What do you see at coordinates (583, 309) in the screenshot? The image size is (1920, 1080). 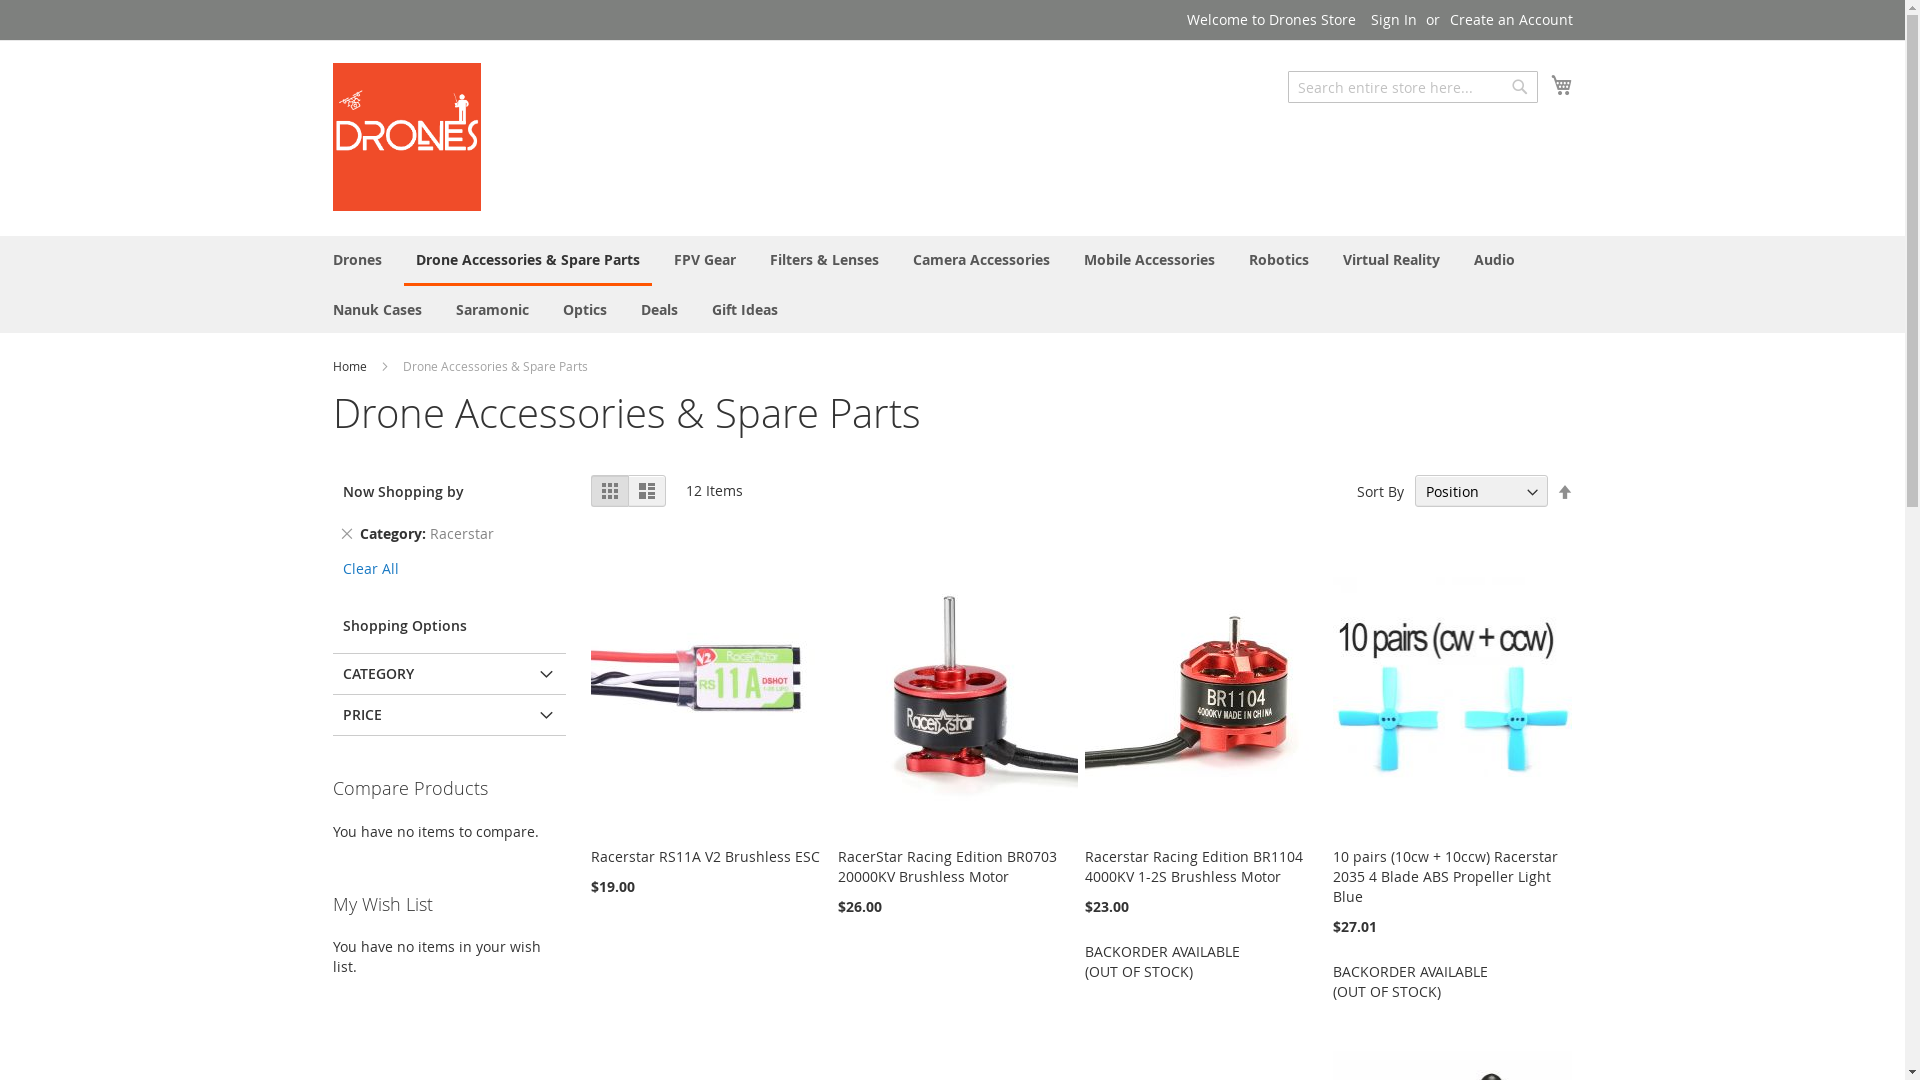 I see `'Optics'` at bounding box center [583, 309].